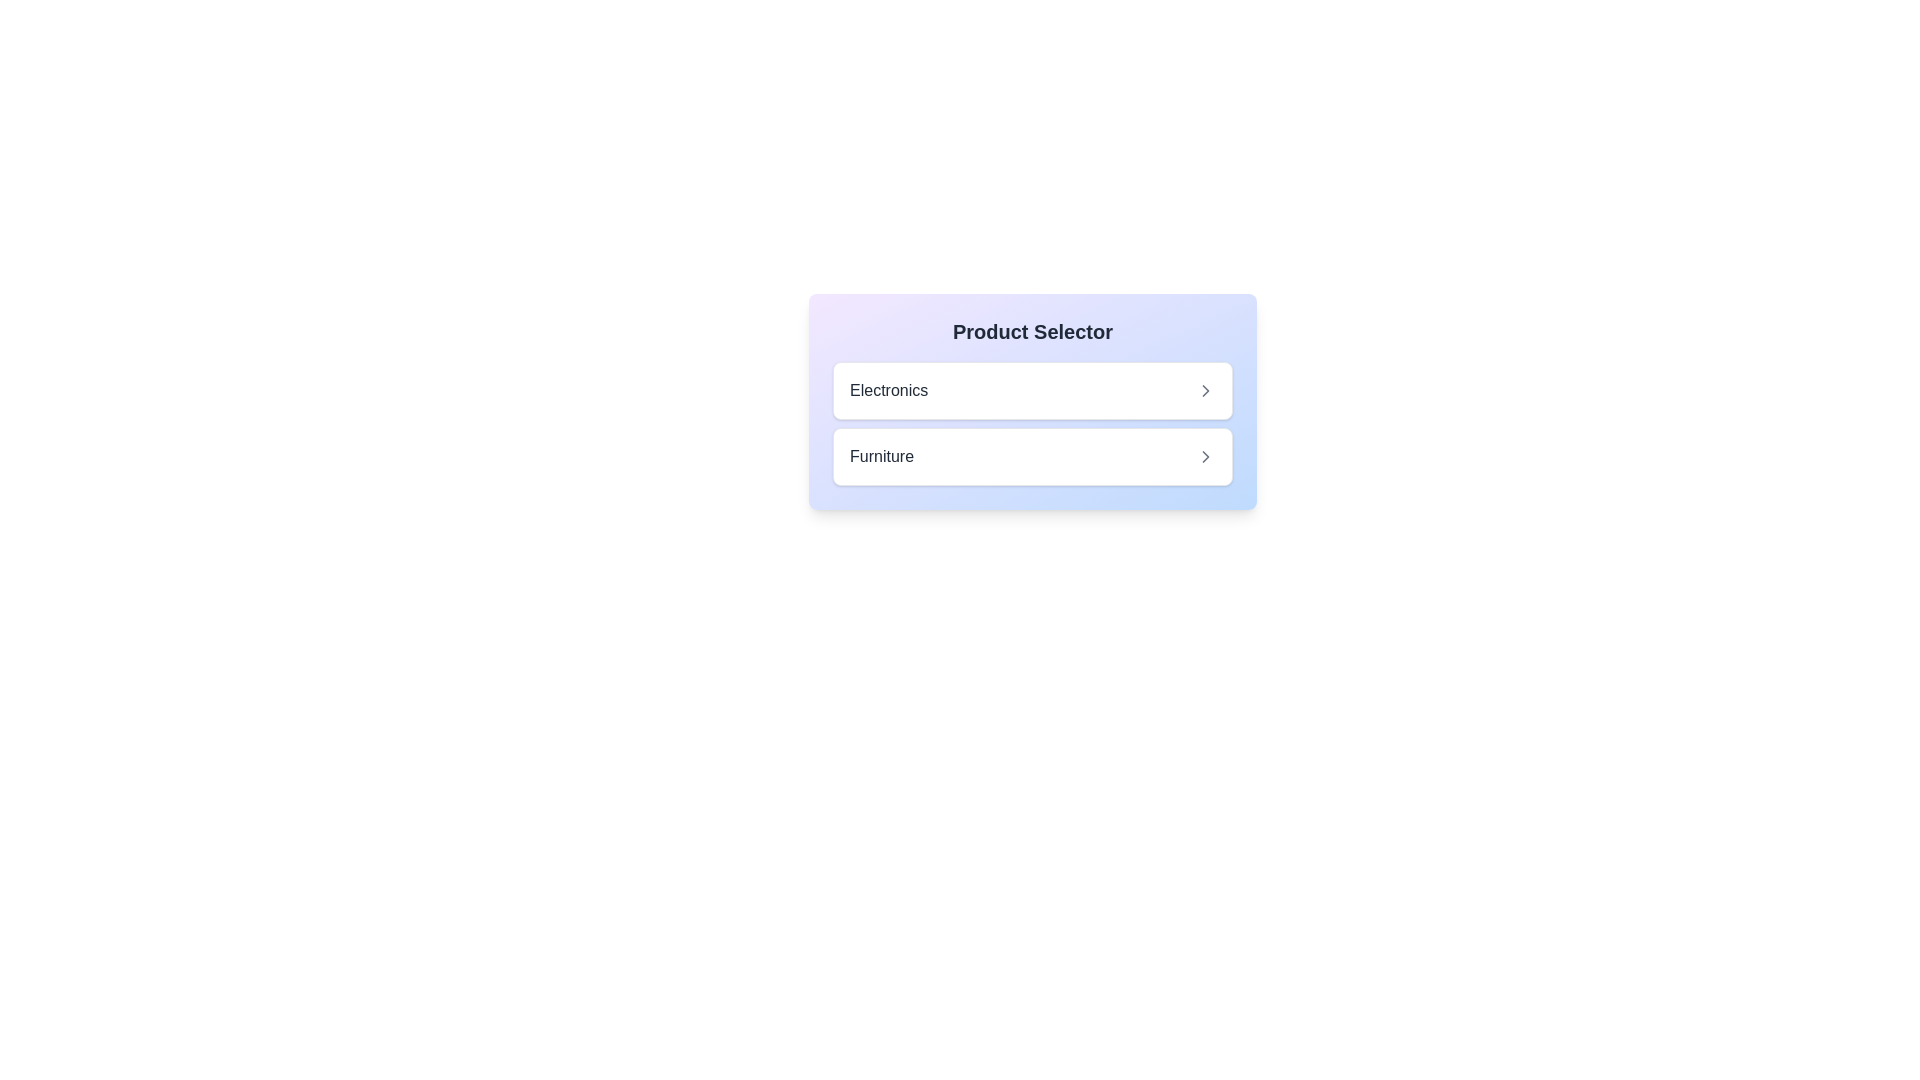  I want to click on the 'Electronics' option in the 'Product Selector' component, so click(1032, 401).